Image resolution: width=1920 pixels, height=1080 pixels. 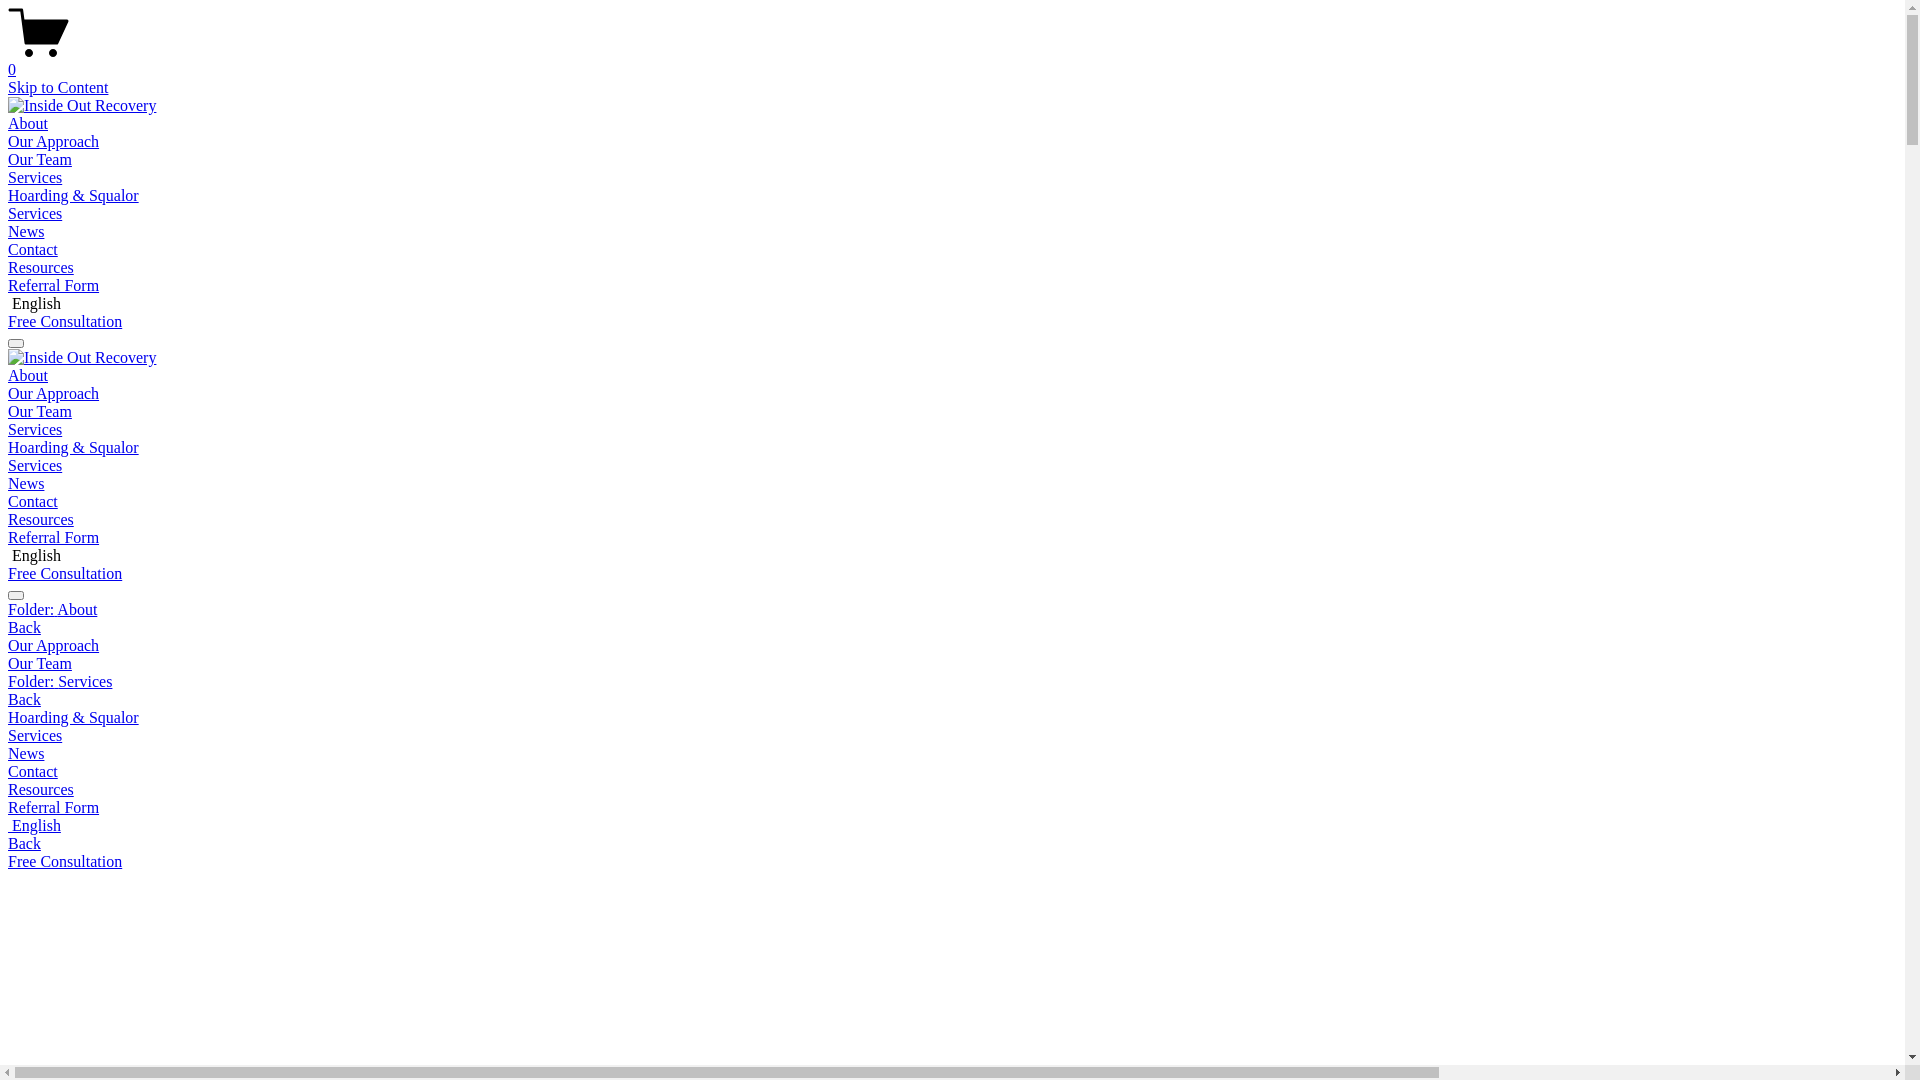 What do you see at coordinates (33, 248) in the screenshot?
I see `'Contact'` at bounding box center [33, 248].